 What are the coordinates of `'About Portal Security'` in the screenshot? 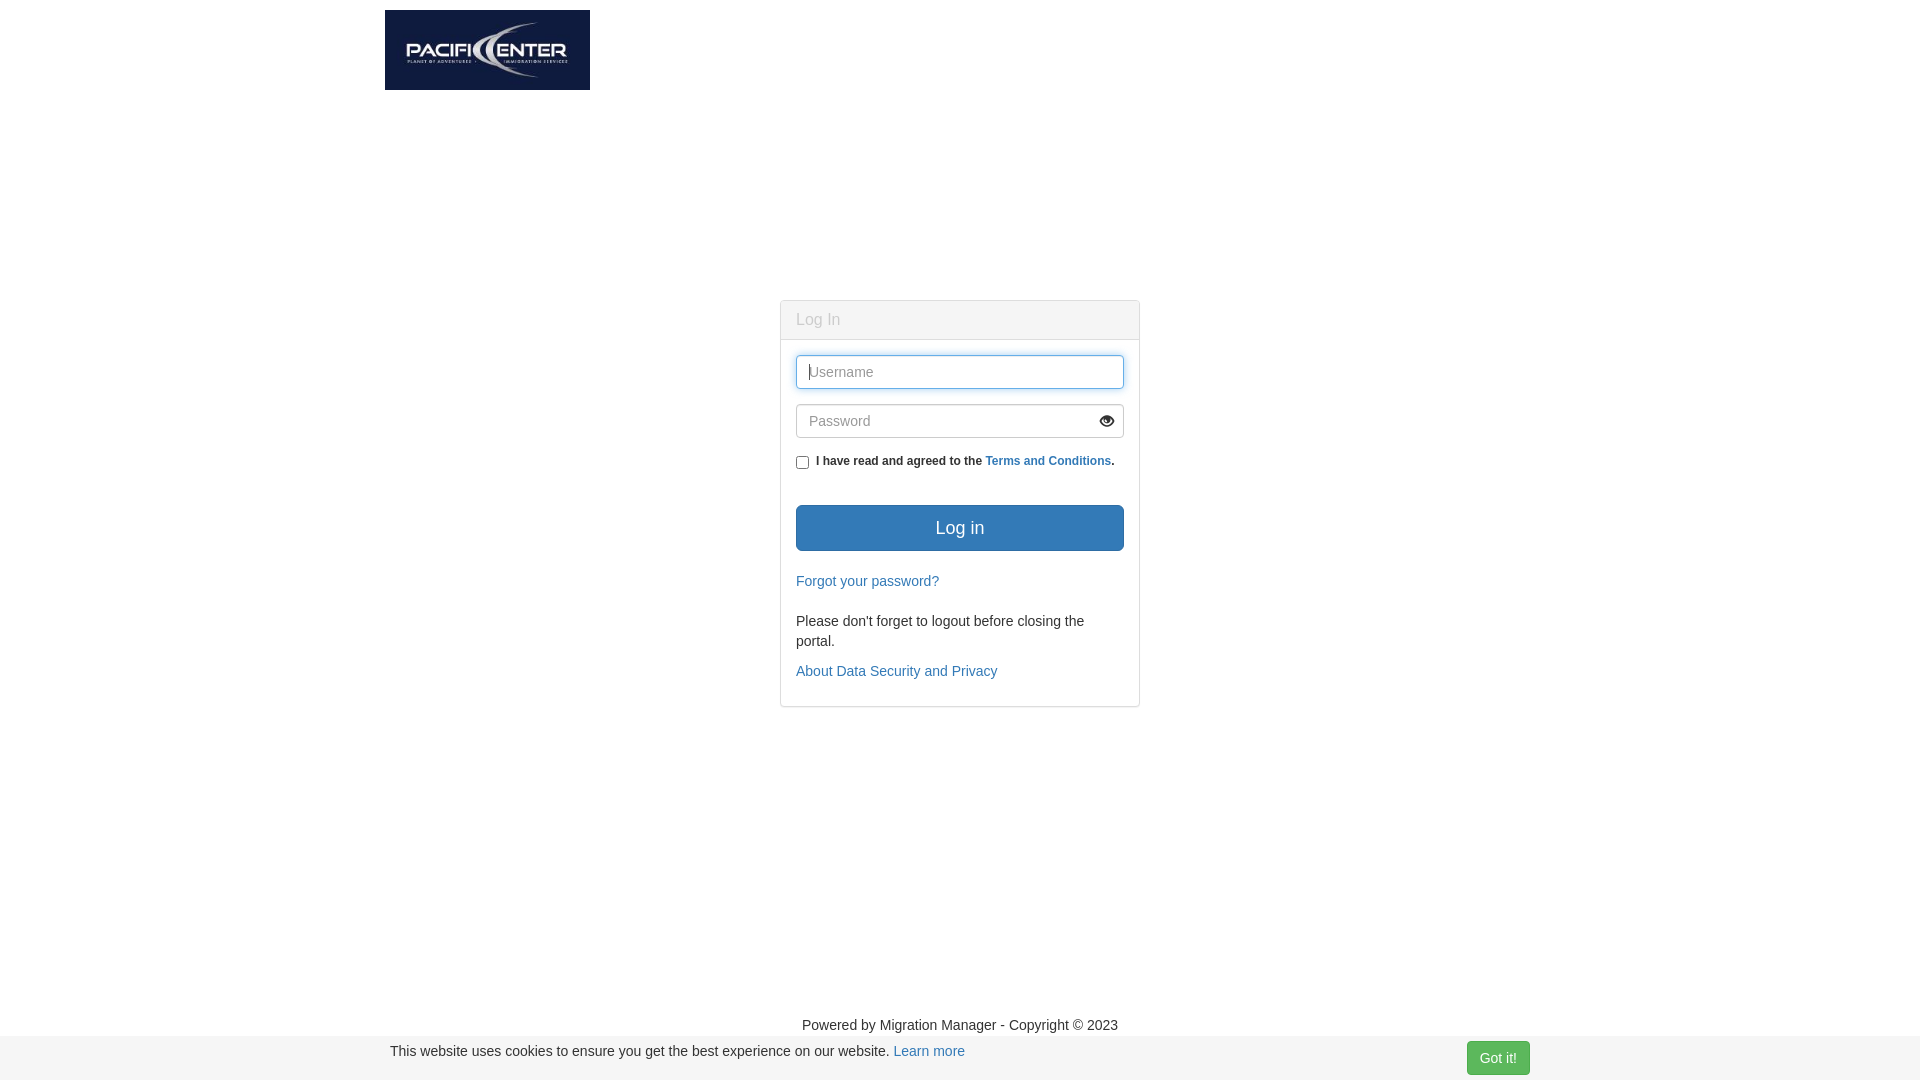 It's located at (892, 1044).